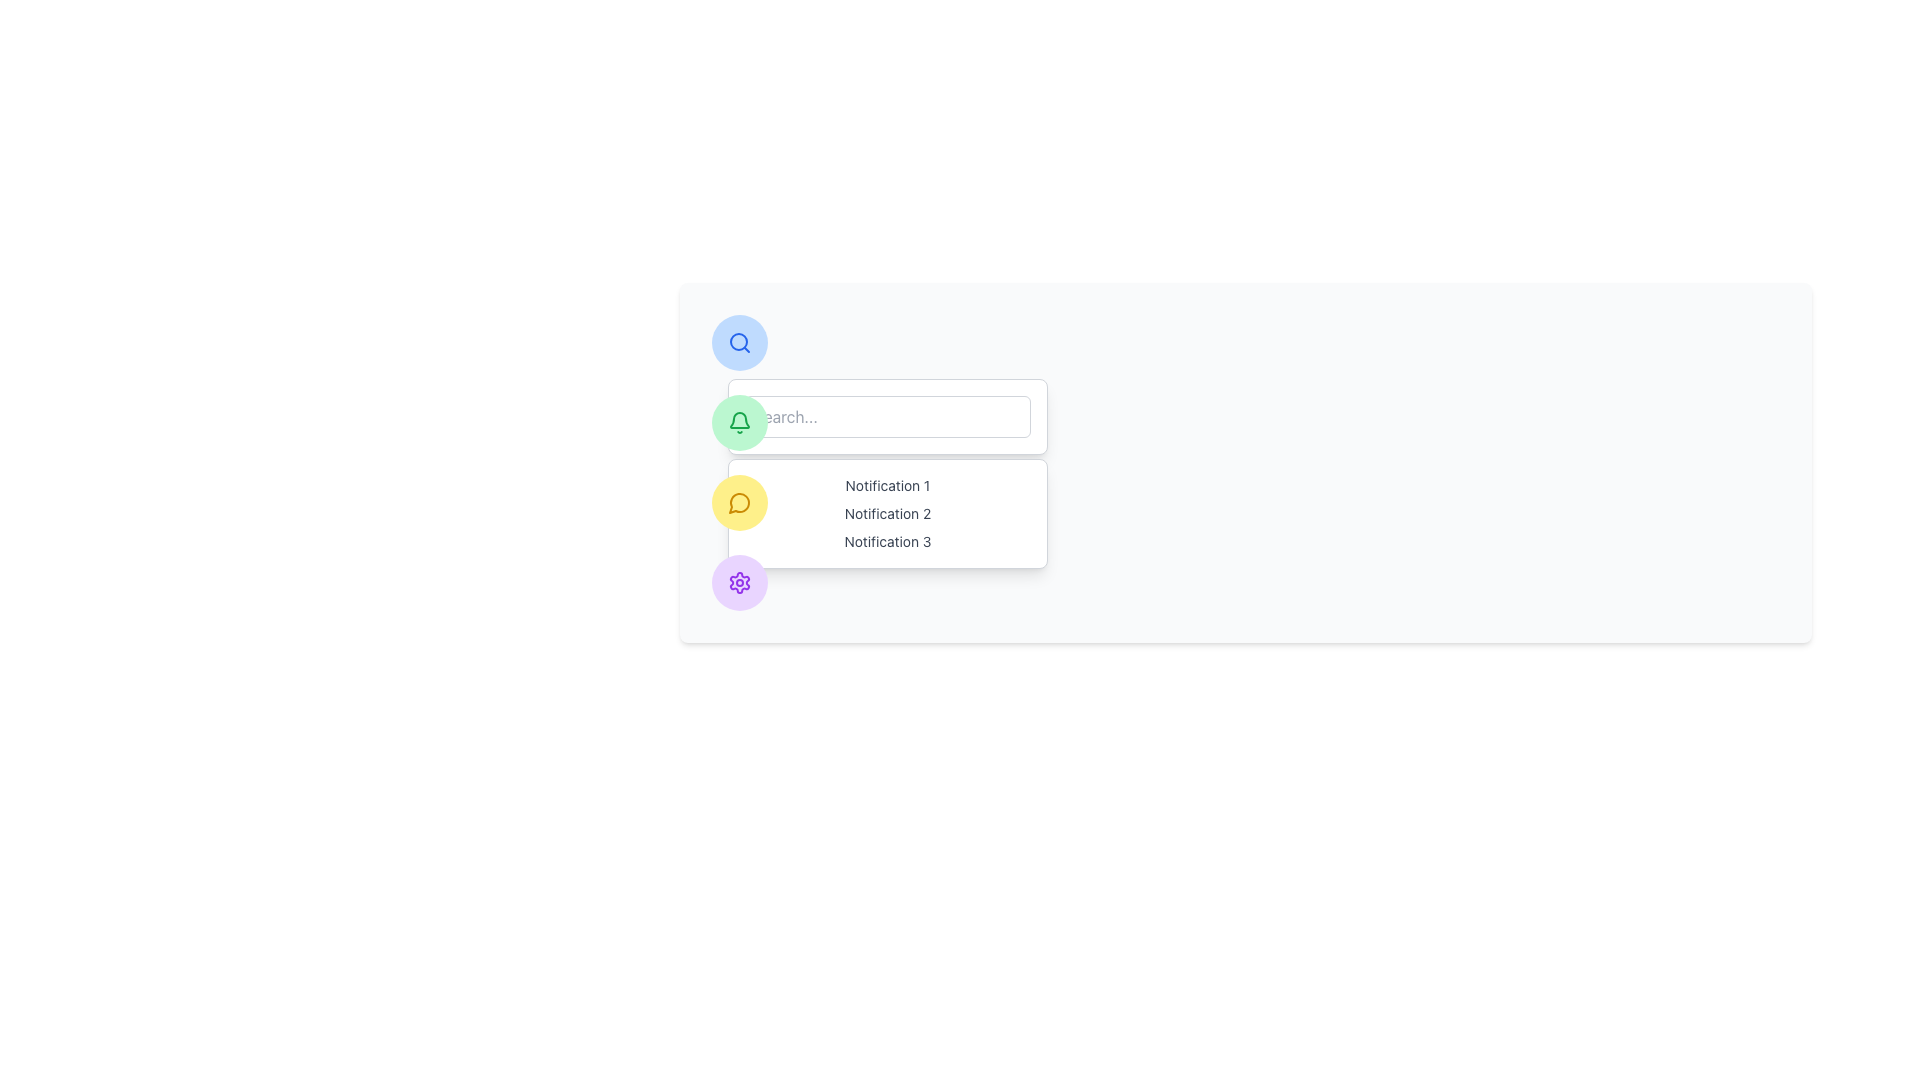 This screenshot has height=1080, width=1920. I want to click on the settings button, which is the fourth button in a vertical stack on the left side of the interface, so click(738, 582).